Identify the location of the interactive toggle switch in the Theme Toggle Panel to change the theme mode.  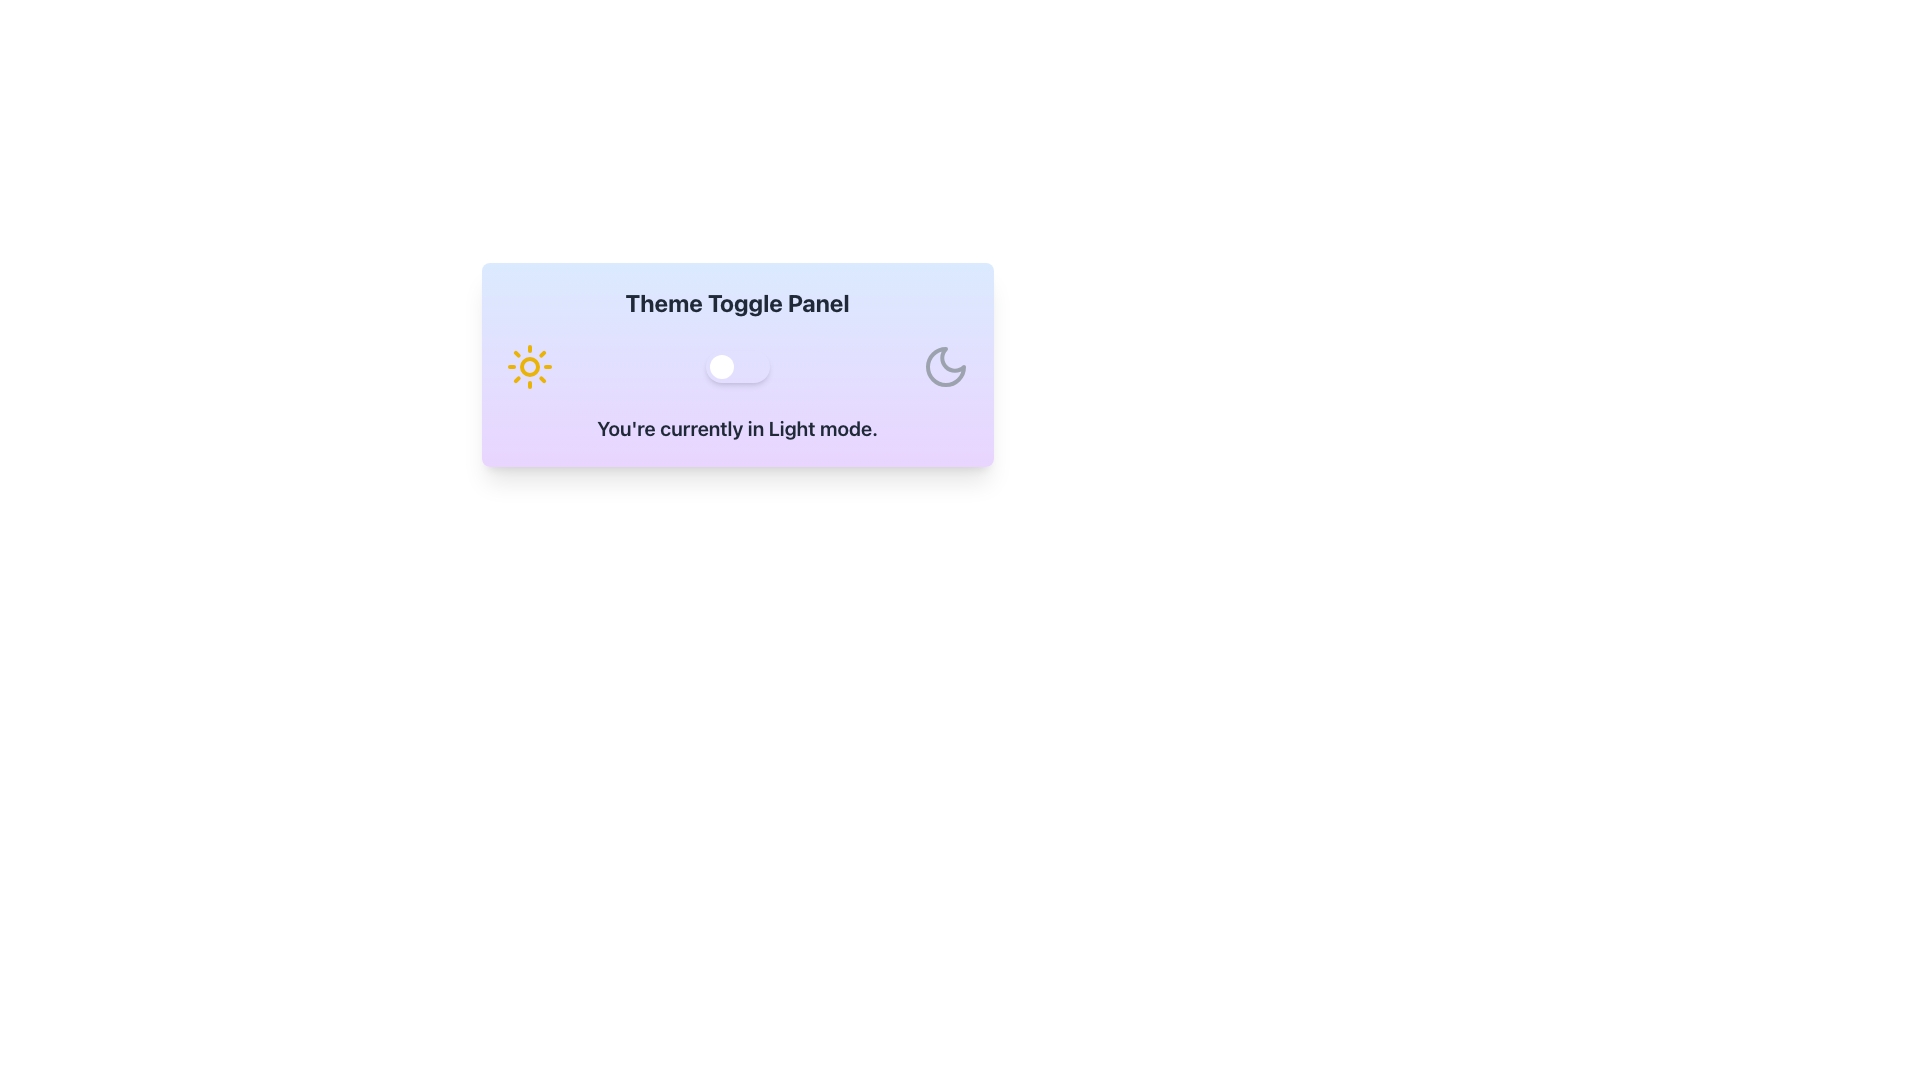
(736, 365).